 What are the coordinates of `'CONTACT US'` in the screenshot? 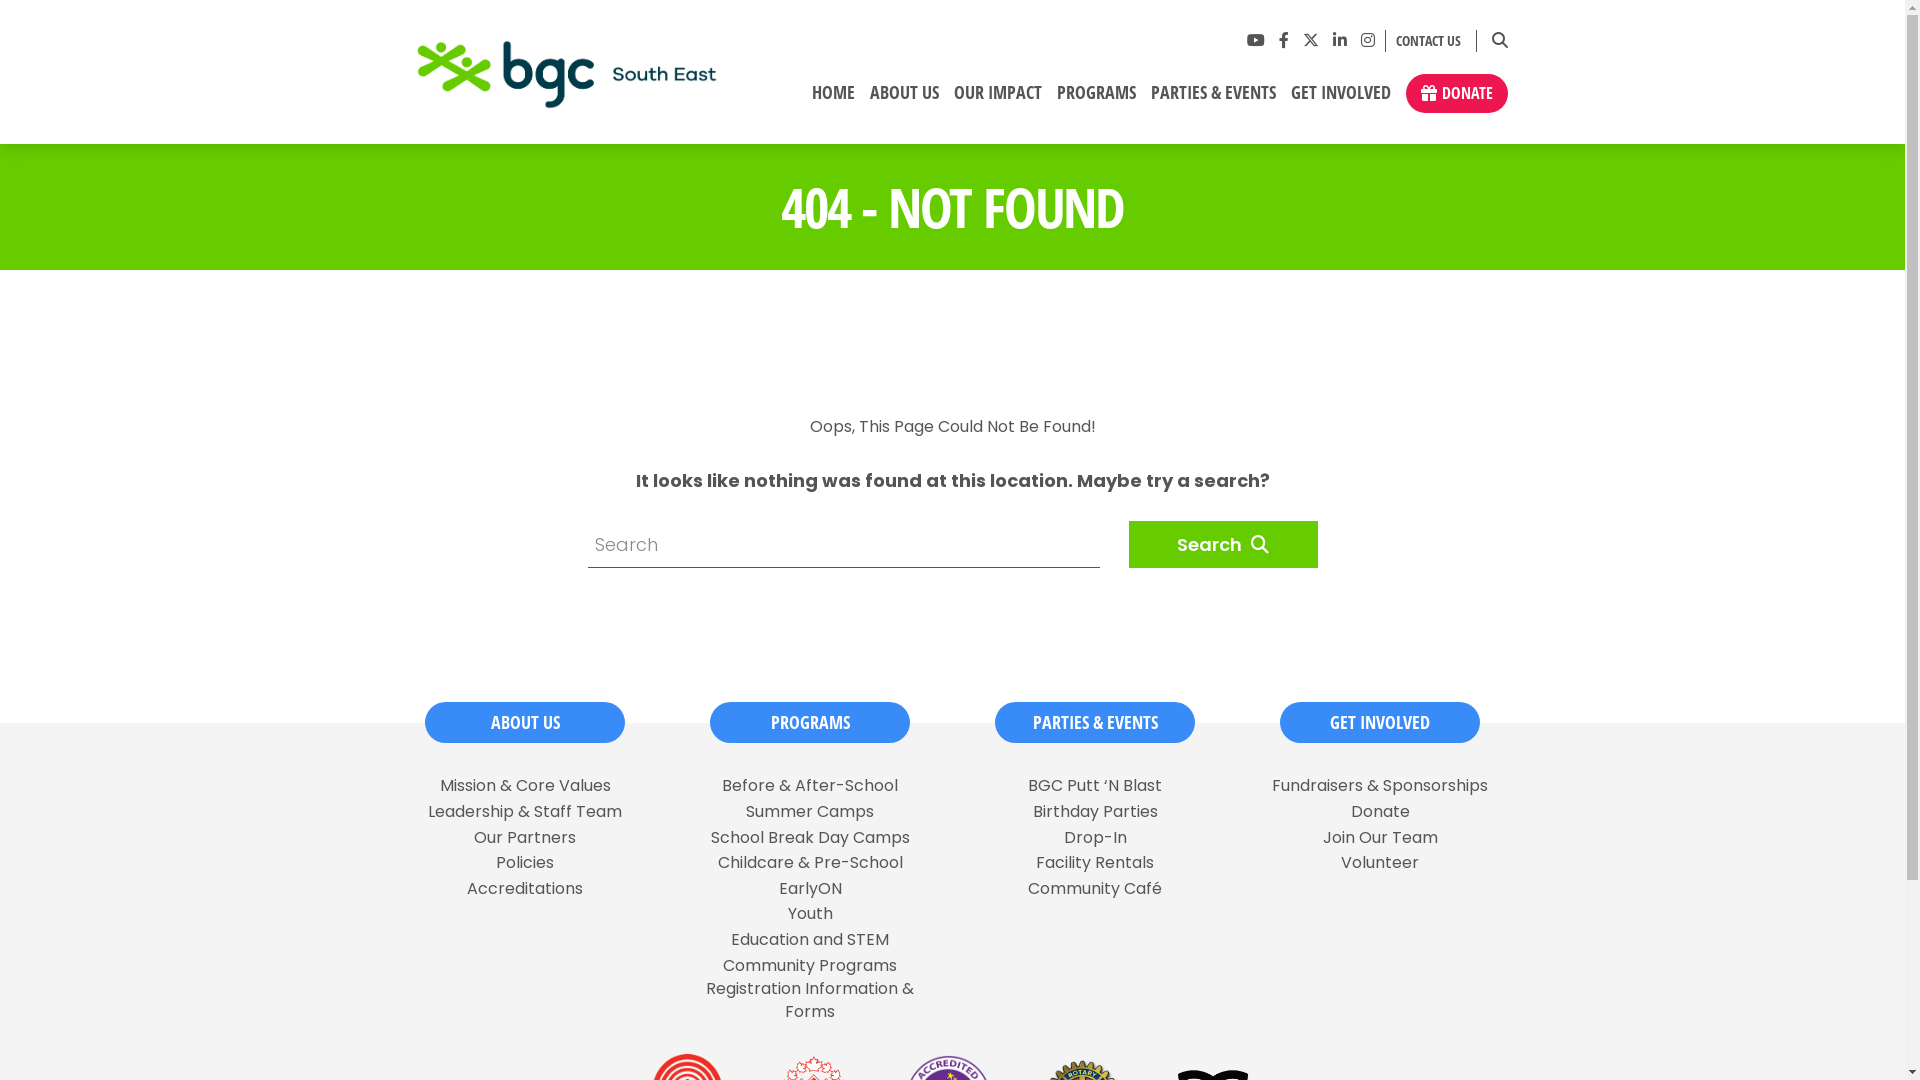 It's located at (1422, 41).